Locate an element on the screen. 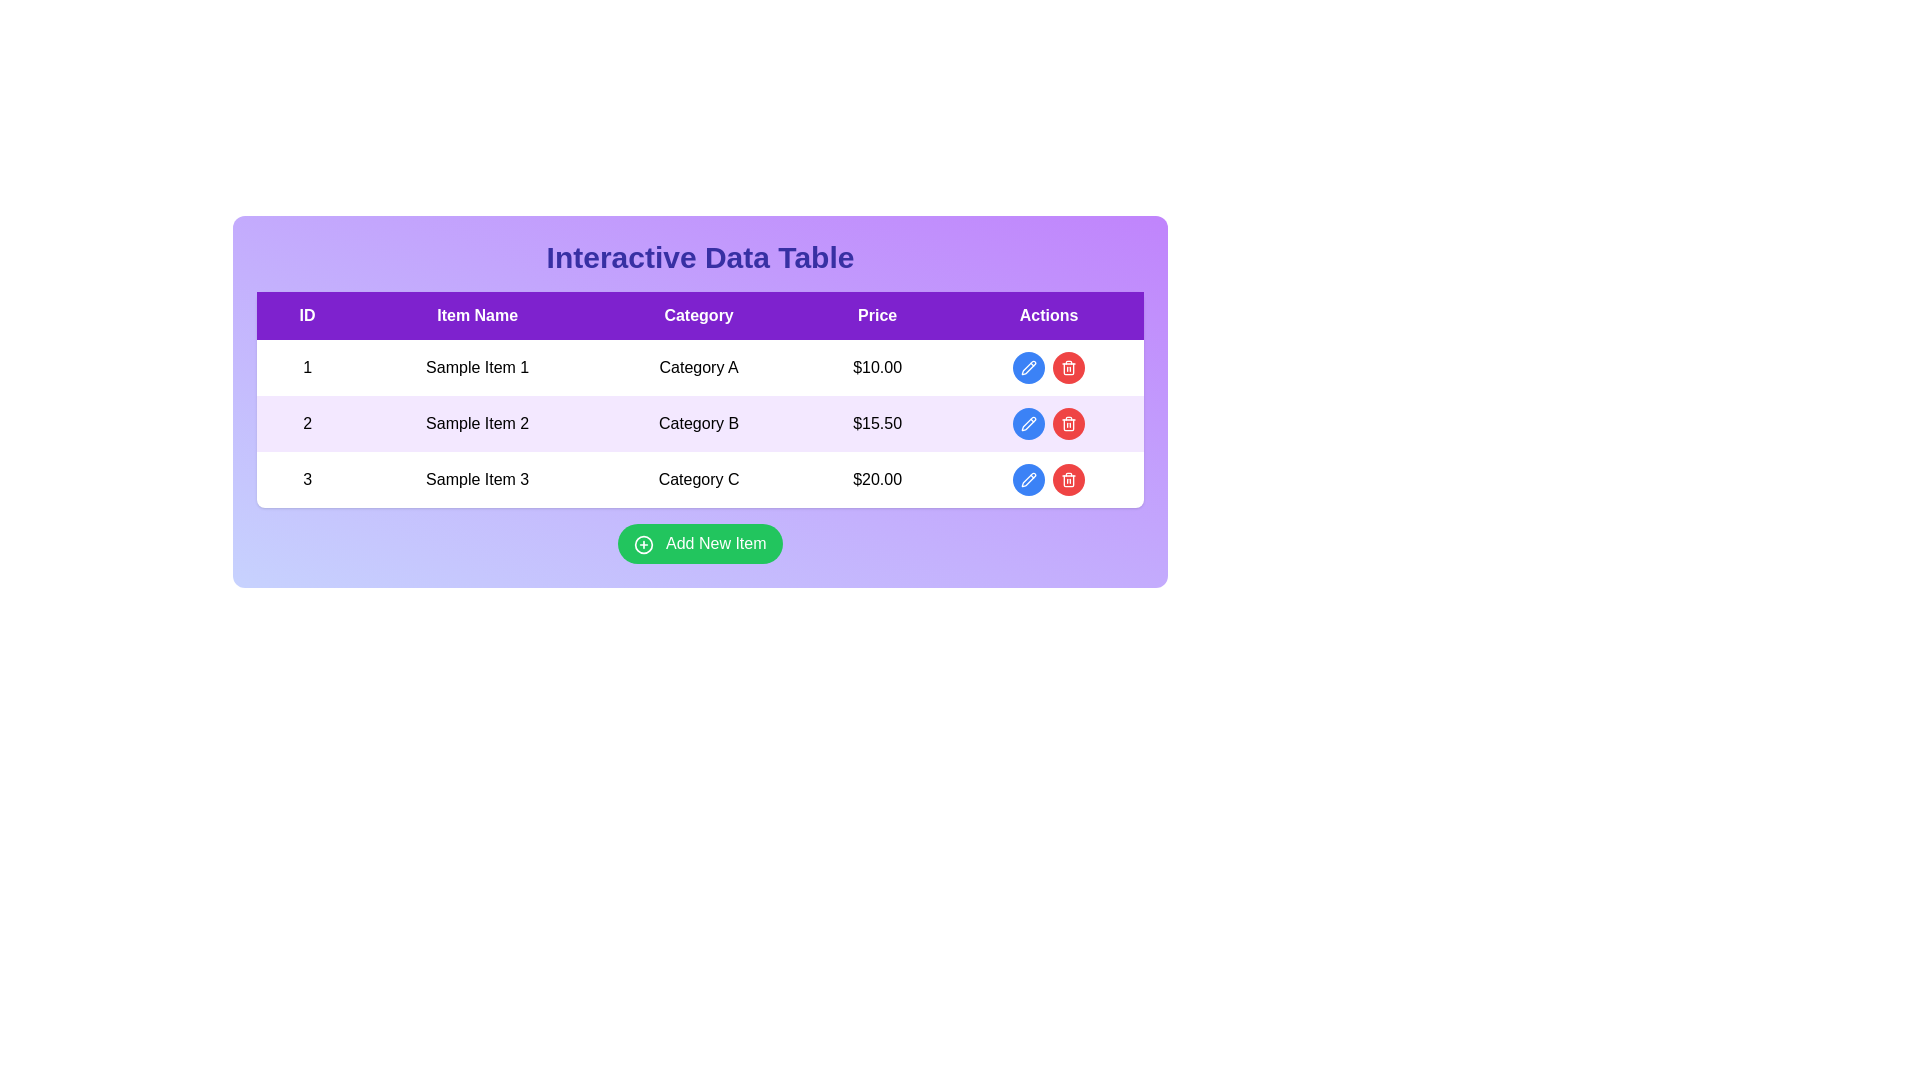 The height and width of the screenshot is (1080, 1920). the trash can icon with a red circular background in the 'Actions' column of the second row of the table to initiate a delete action is located at coordinates (1068, 423).